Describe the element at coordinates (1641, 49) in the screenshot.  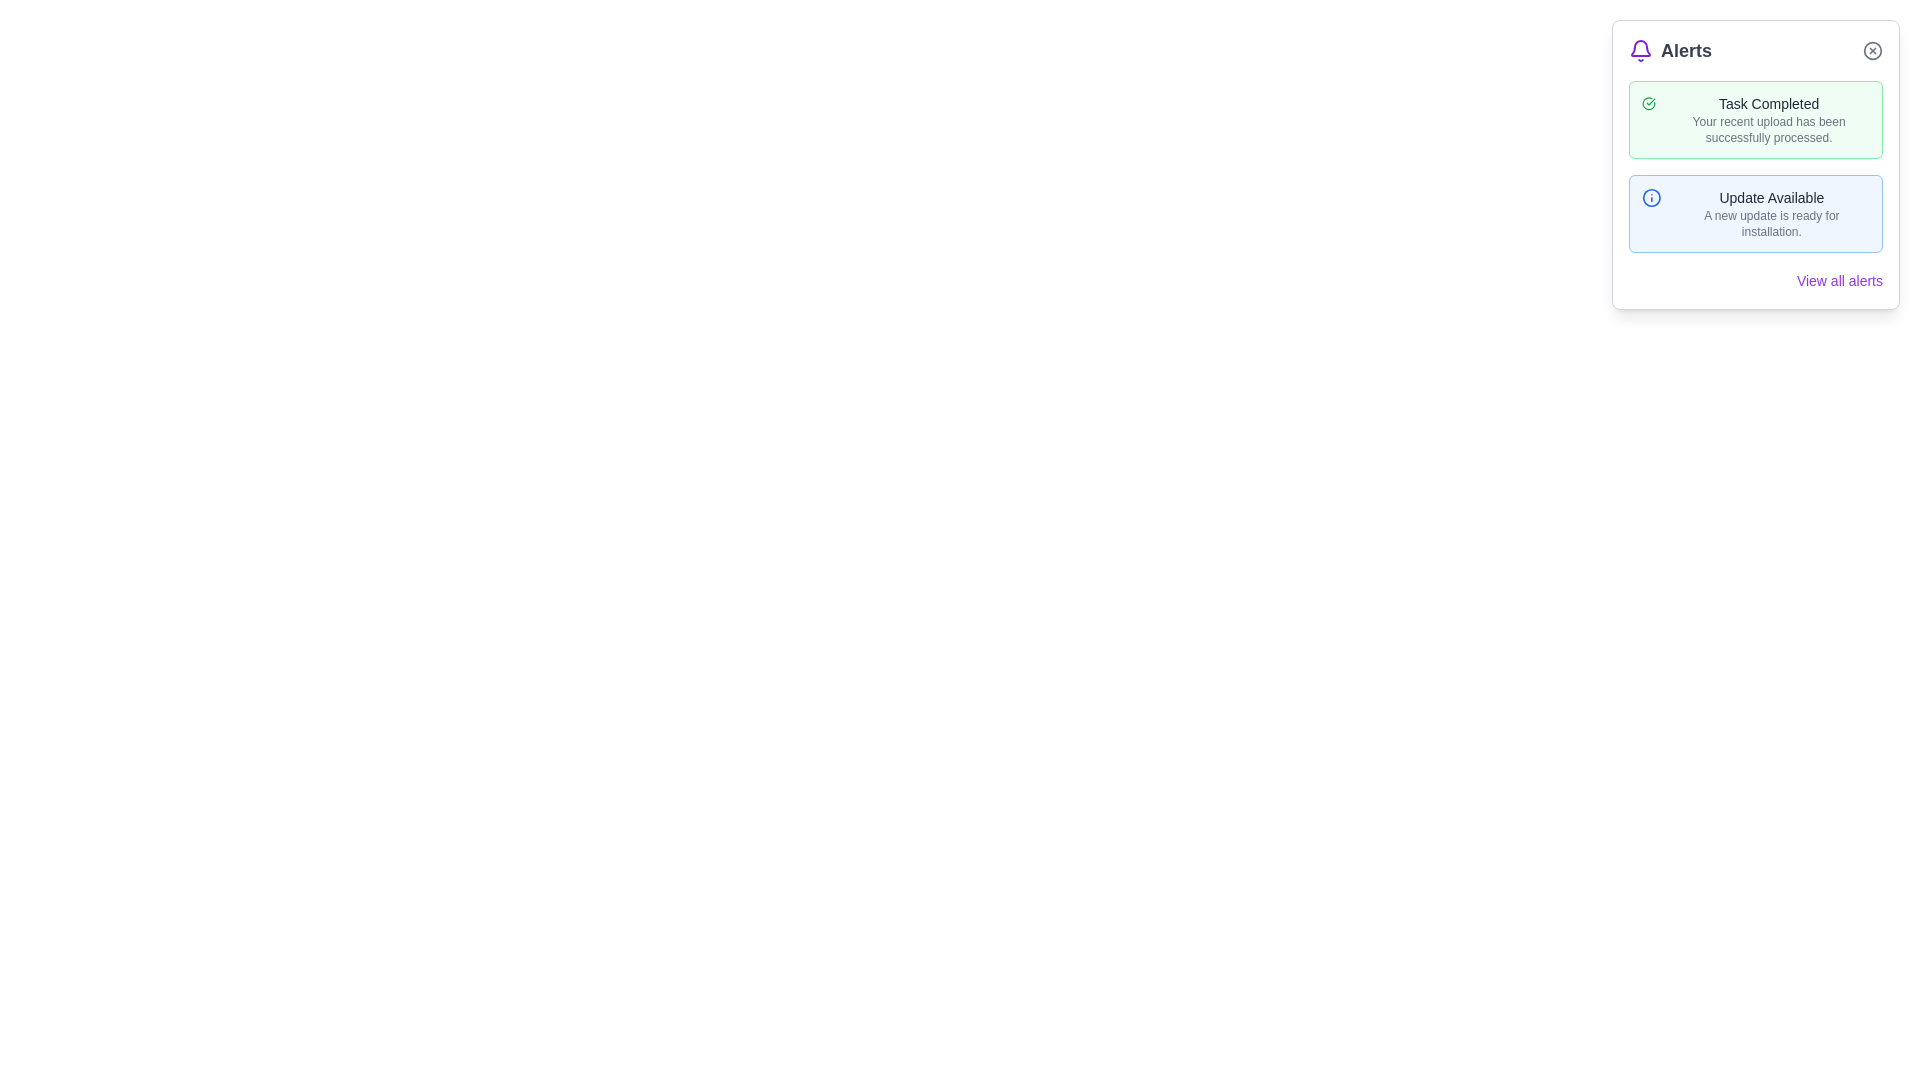
I see `the purple bell icon located at the left side of the horizontal group that includes the 'Alerts' text, positioned at the top of a card-like section` at that location.